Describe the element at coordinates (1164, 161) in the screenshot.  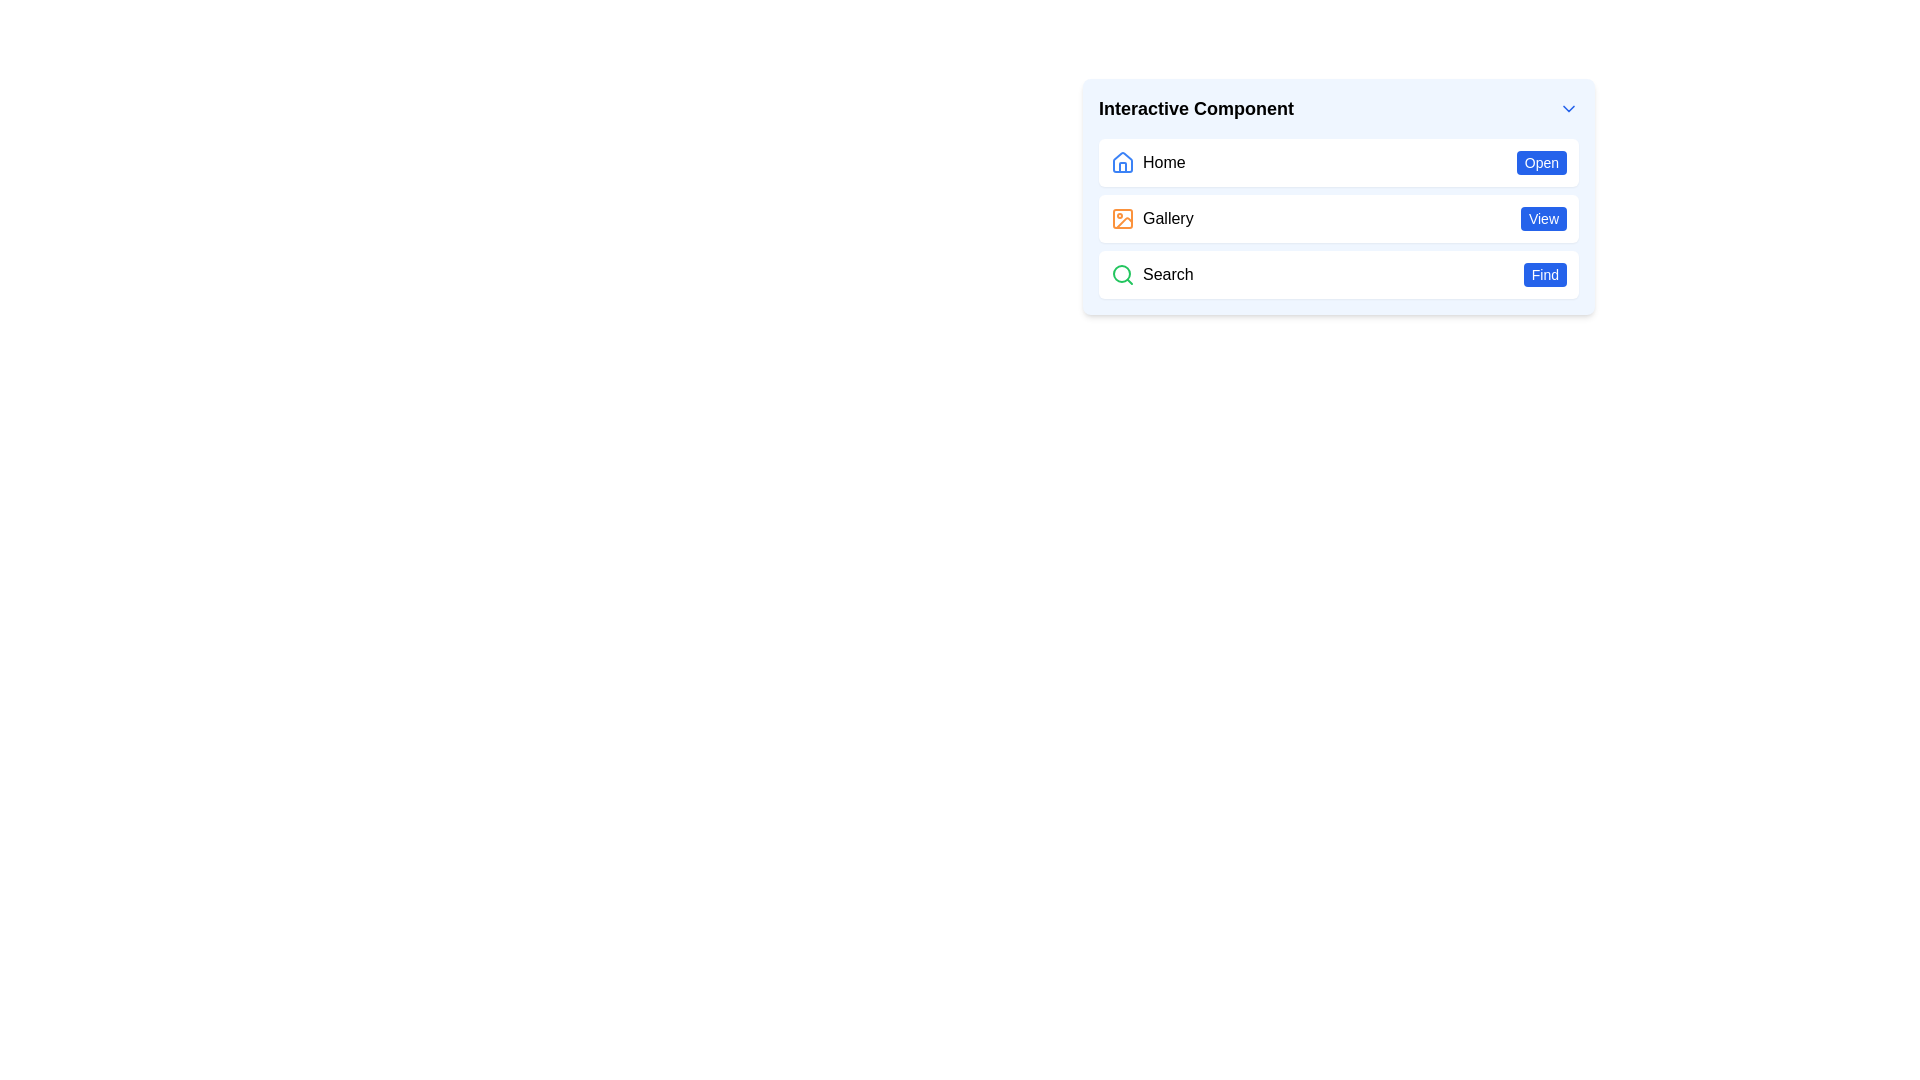
I see `the 'Home' text label that is positioned to the right of the house-shaped icon and to the left of the blue button labeled 'Open'` at that location.